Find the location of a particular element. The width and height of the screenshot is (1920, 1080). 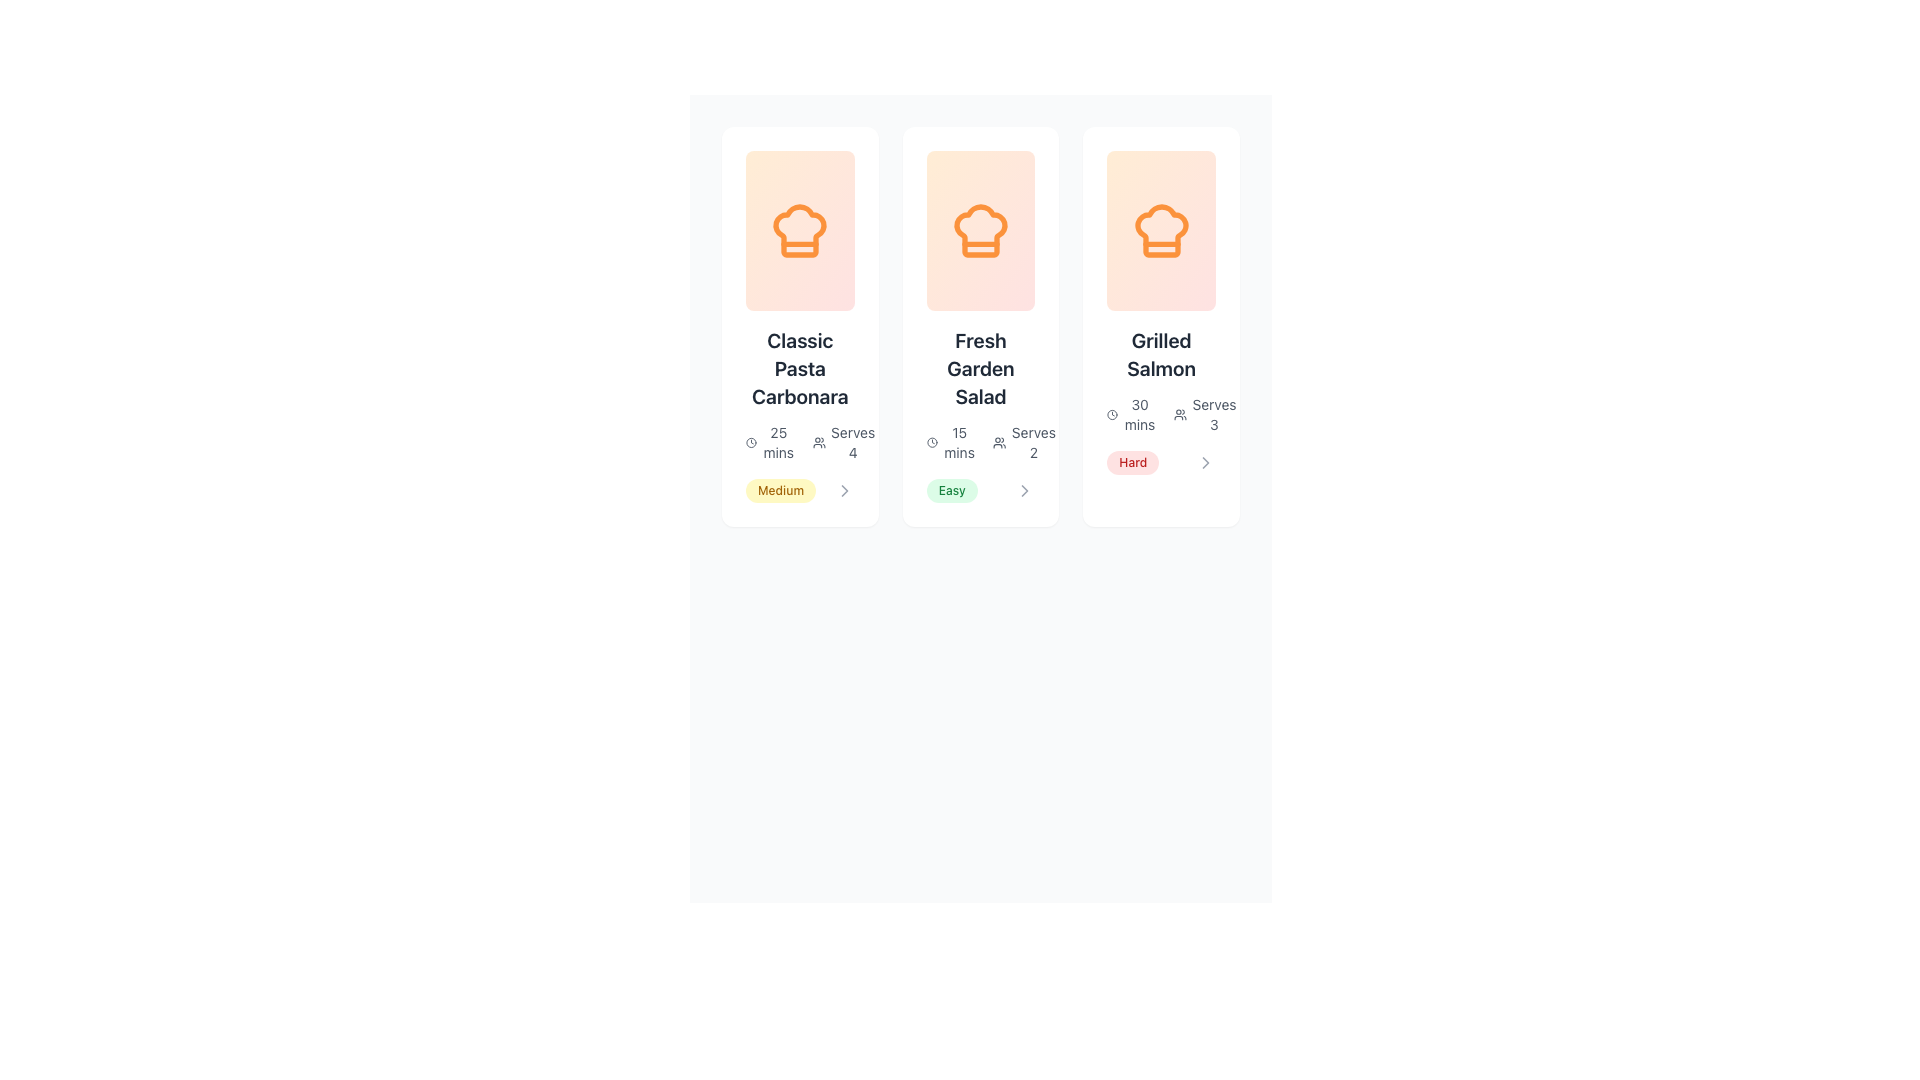

the icon indicating the number of servings for the recipe located in the middle card displaying 'Fresh Garden Salad', positioned to the left of the text 'Serves 2' is located at coordinates (999, 442).